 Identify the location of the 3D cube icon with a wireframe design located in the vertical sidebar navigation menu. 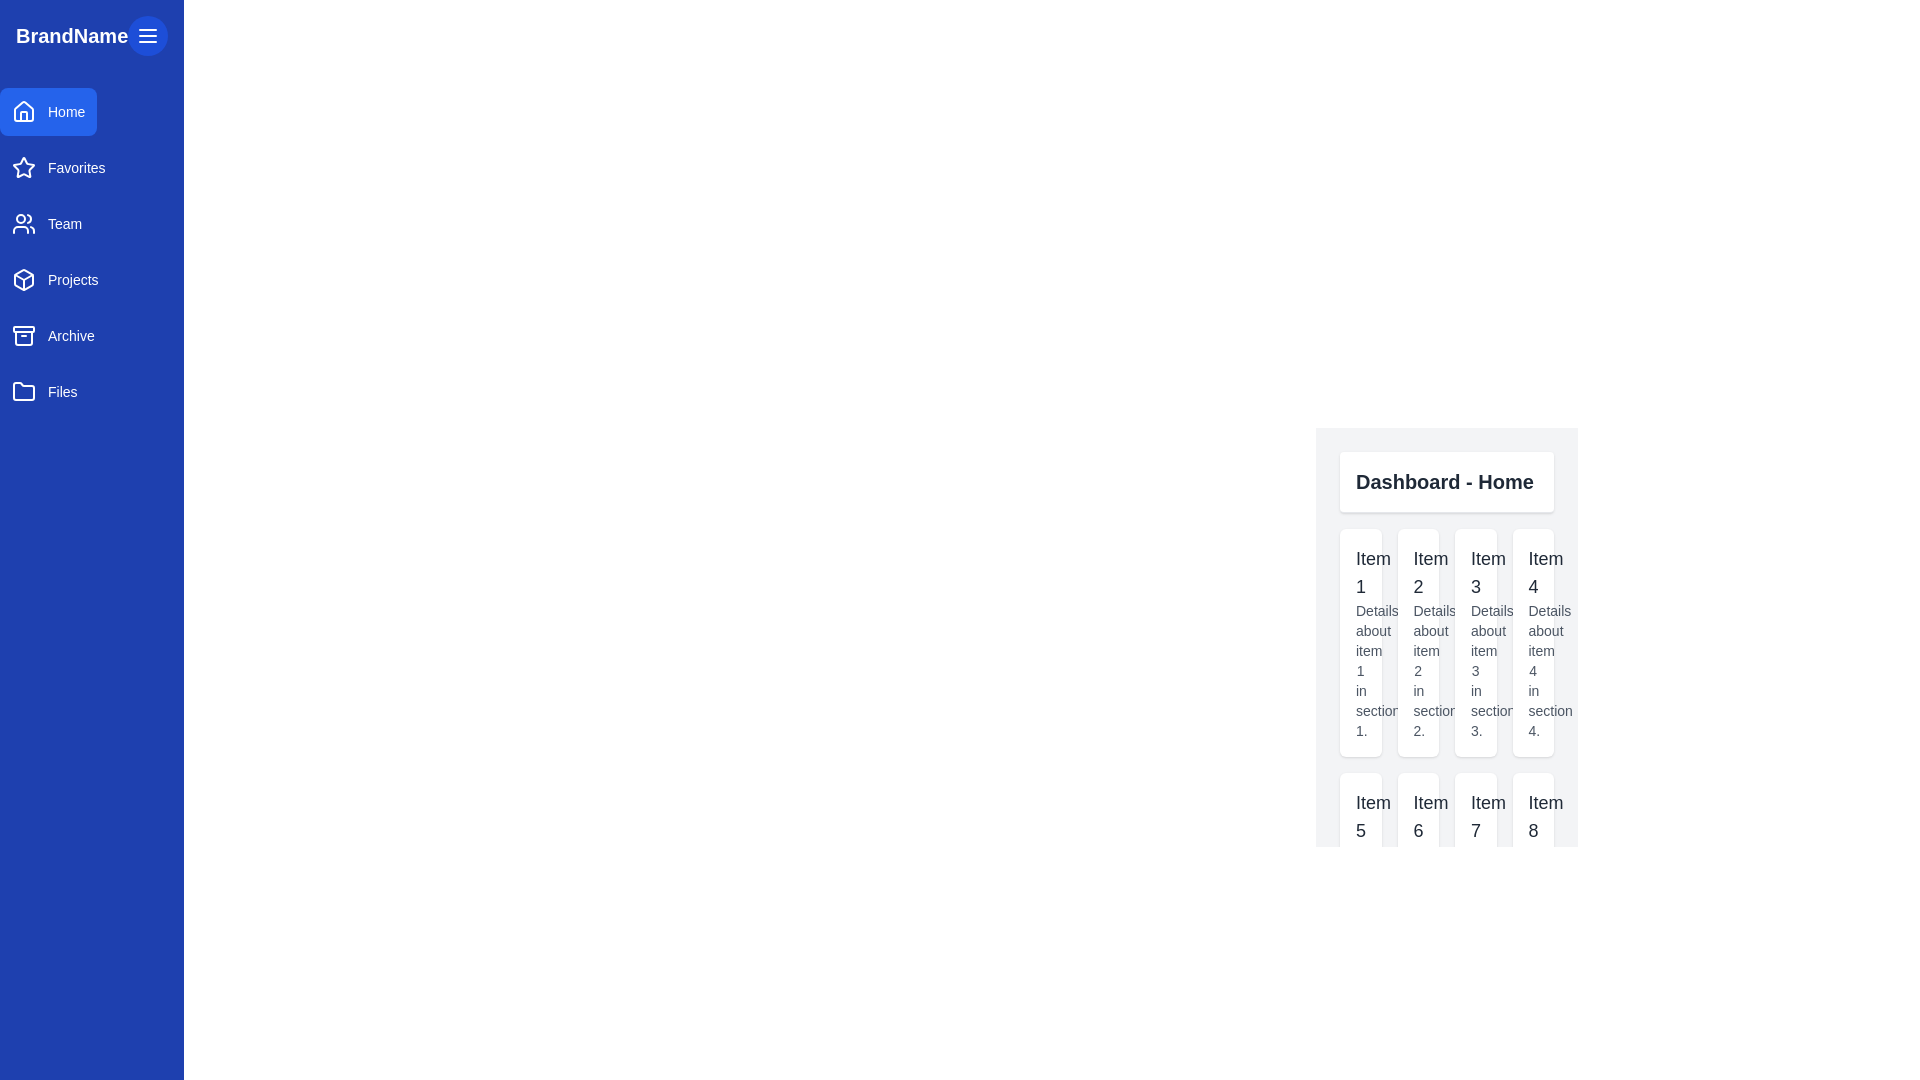
(24, 280).